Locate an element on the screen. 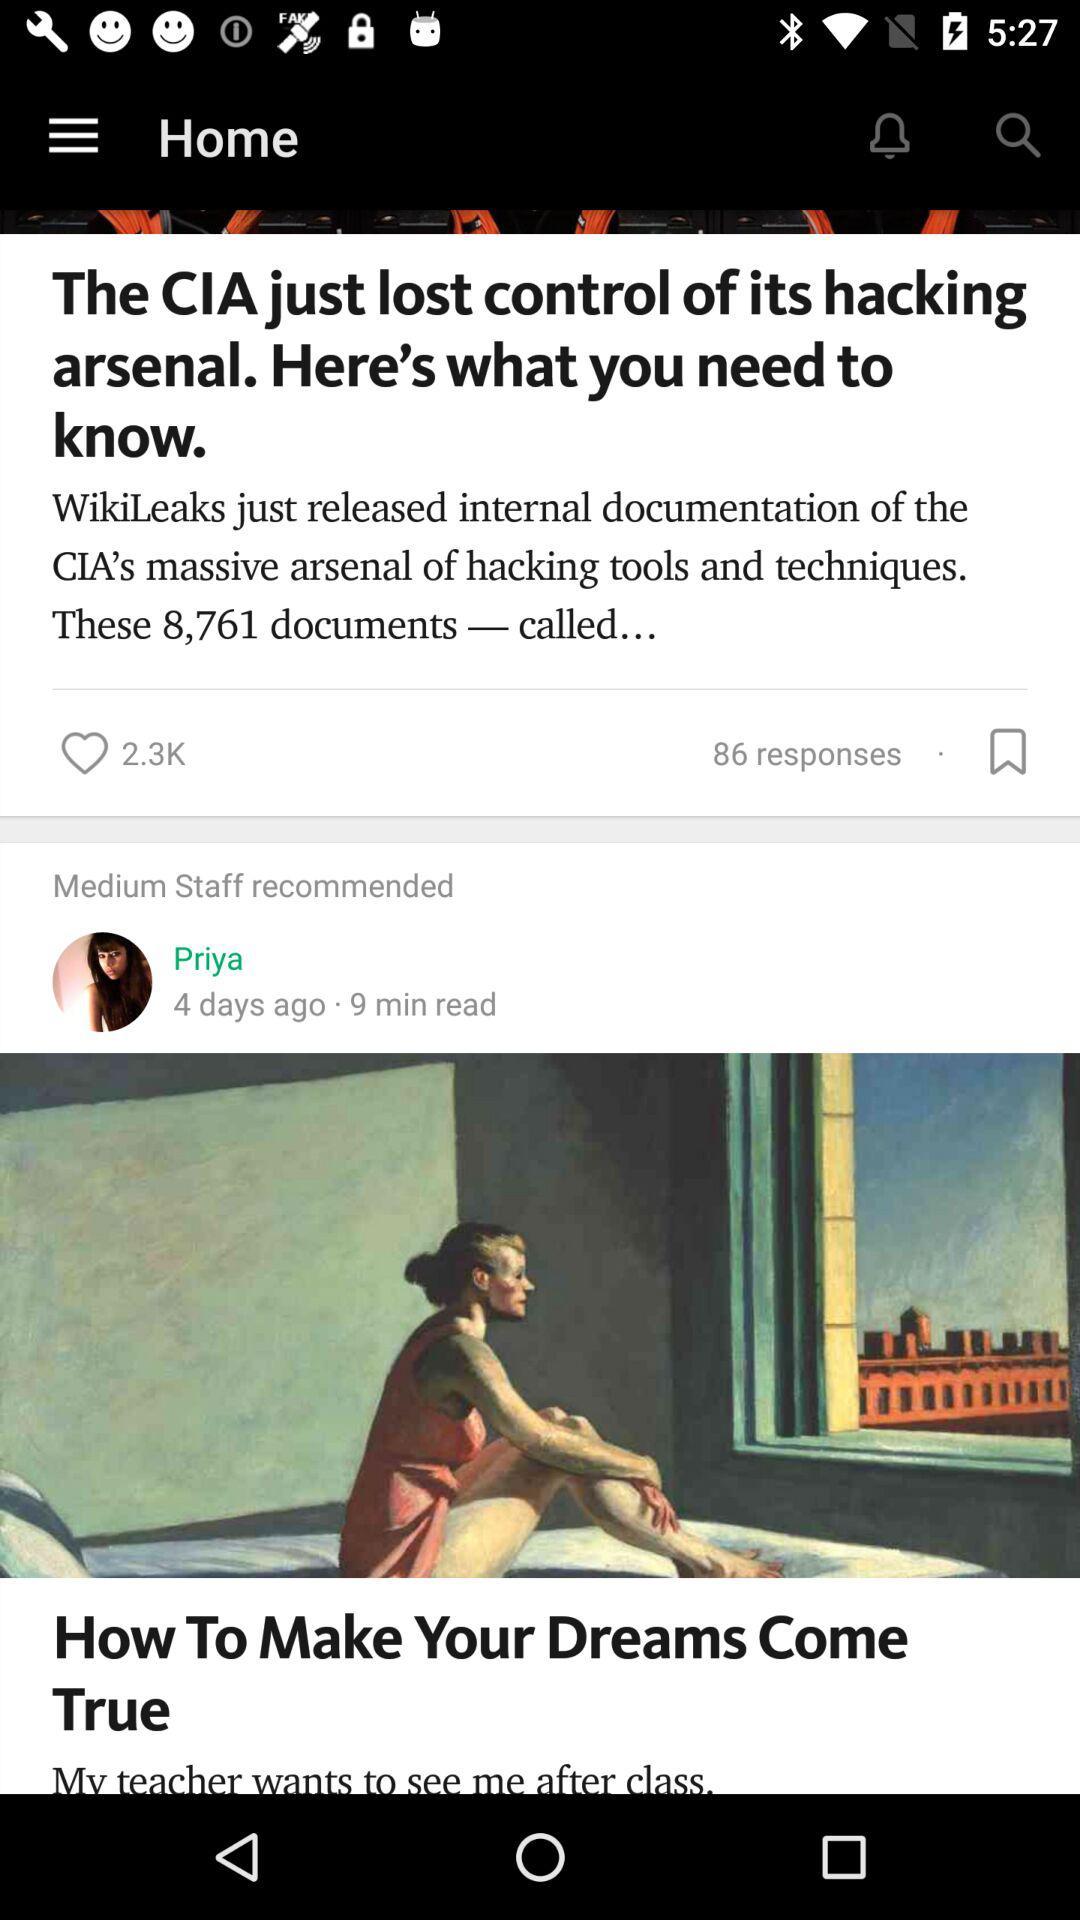 The width and height of the screenshot is (1080, 1920). image beside 23k is located at coordinates (83, 752).